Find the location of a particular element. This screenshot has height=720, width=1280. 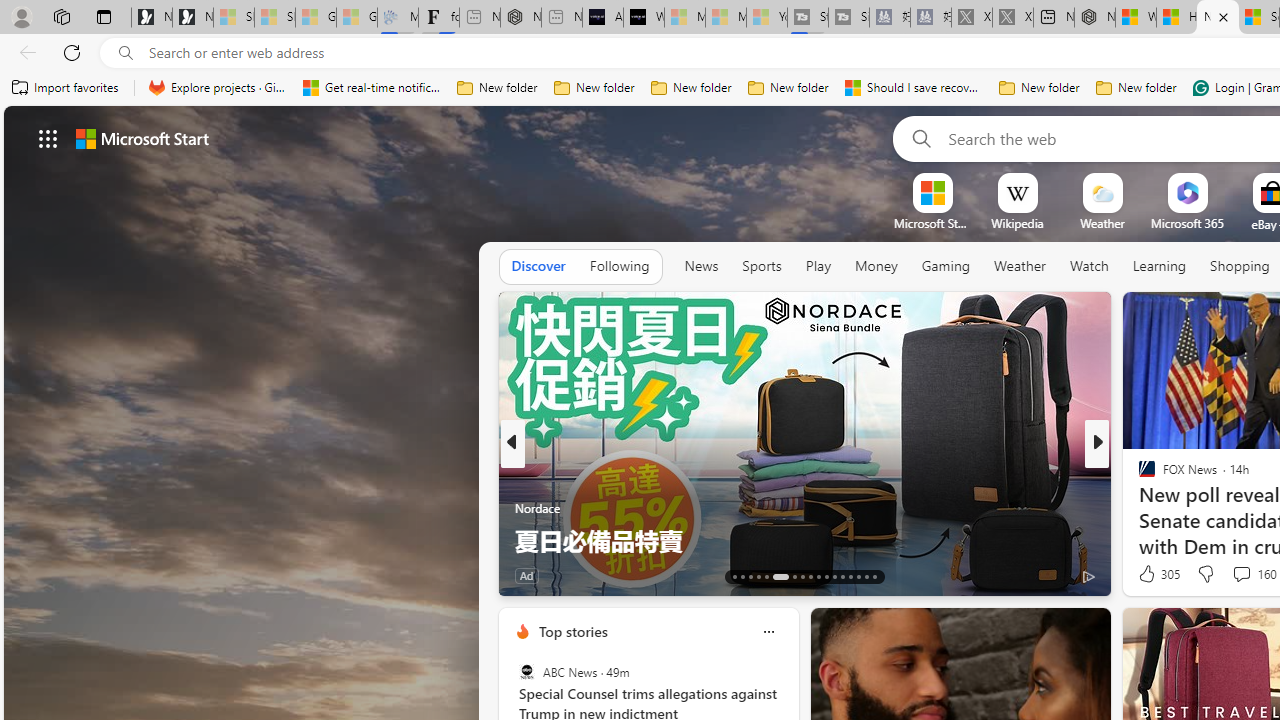

'157 Like' is located at coordinates (1152, 575).